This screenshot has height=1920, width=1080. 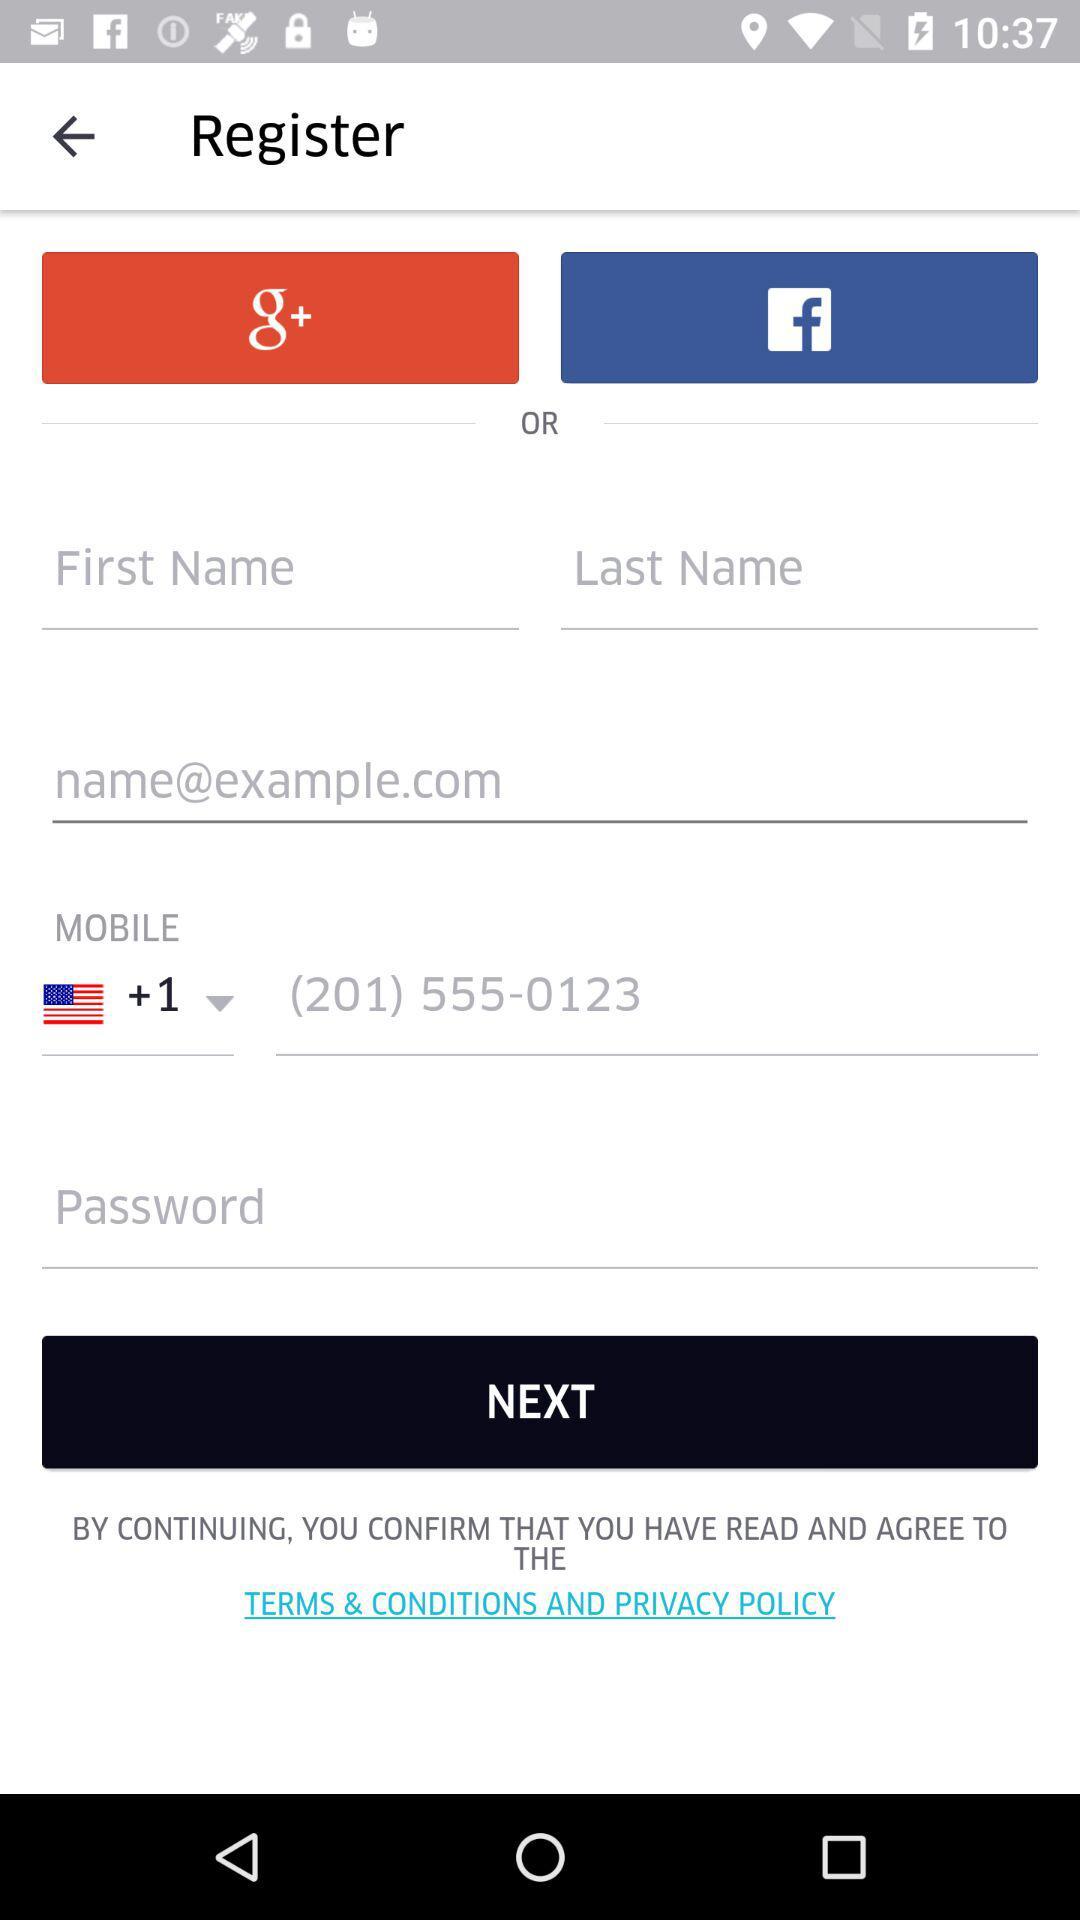 I want to click on the accouynt reate option, so click(x=280, y=577).